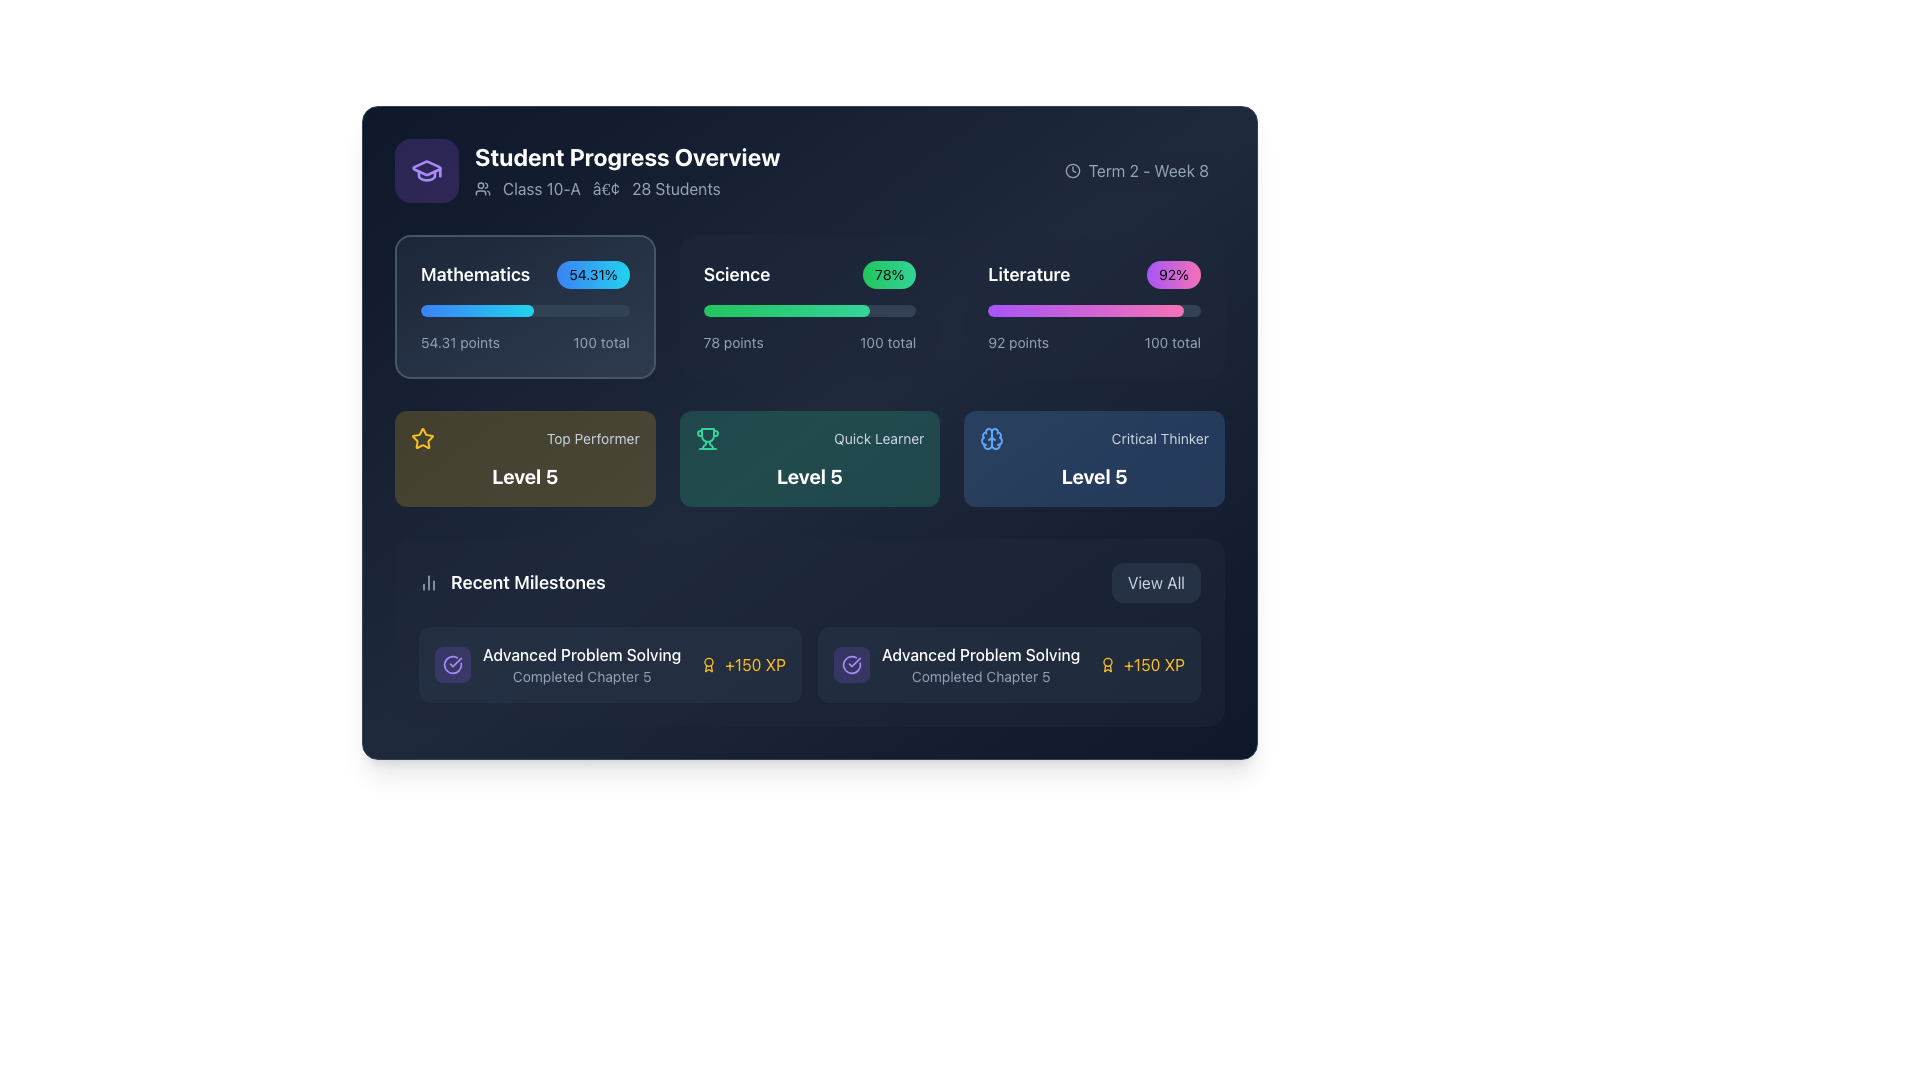  I want to click on the 'Top Performer' achievement card, which is the first card in a row of three, located below the student progress summary section, so click(525, 459).